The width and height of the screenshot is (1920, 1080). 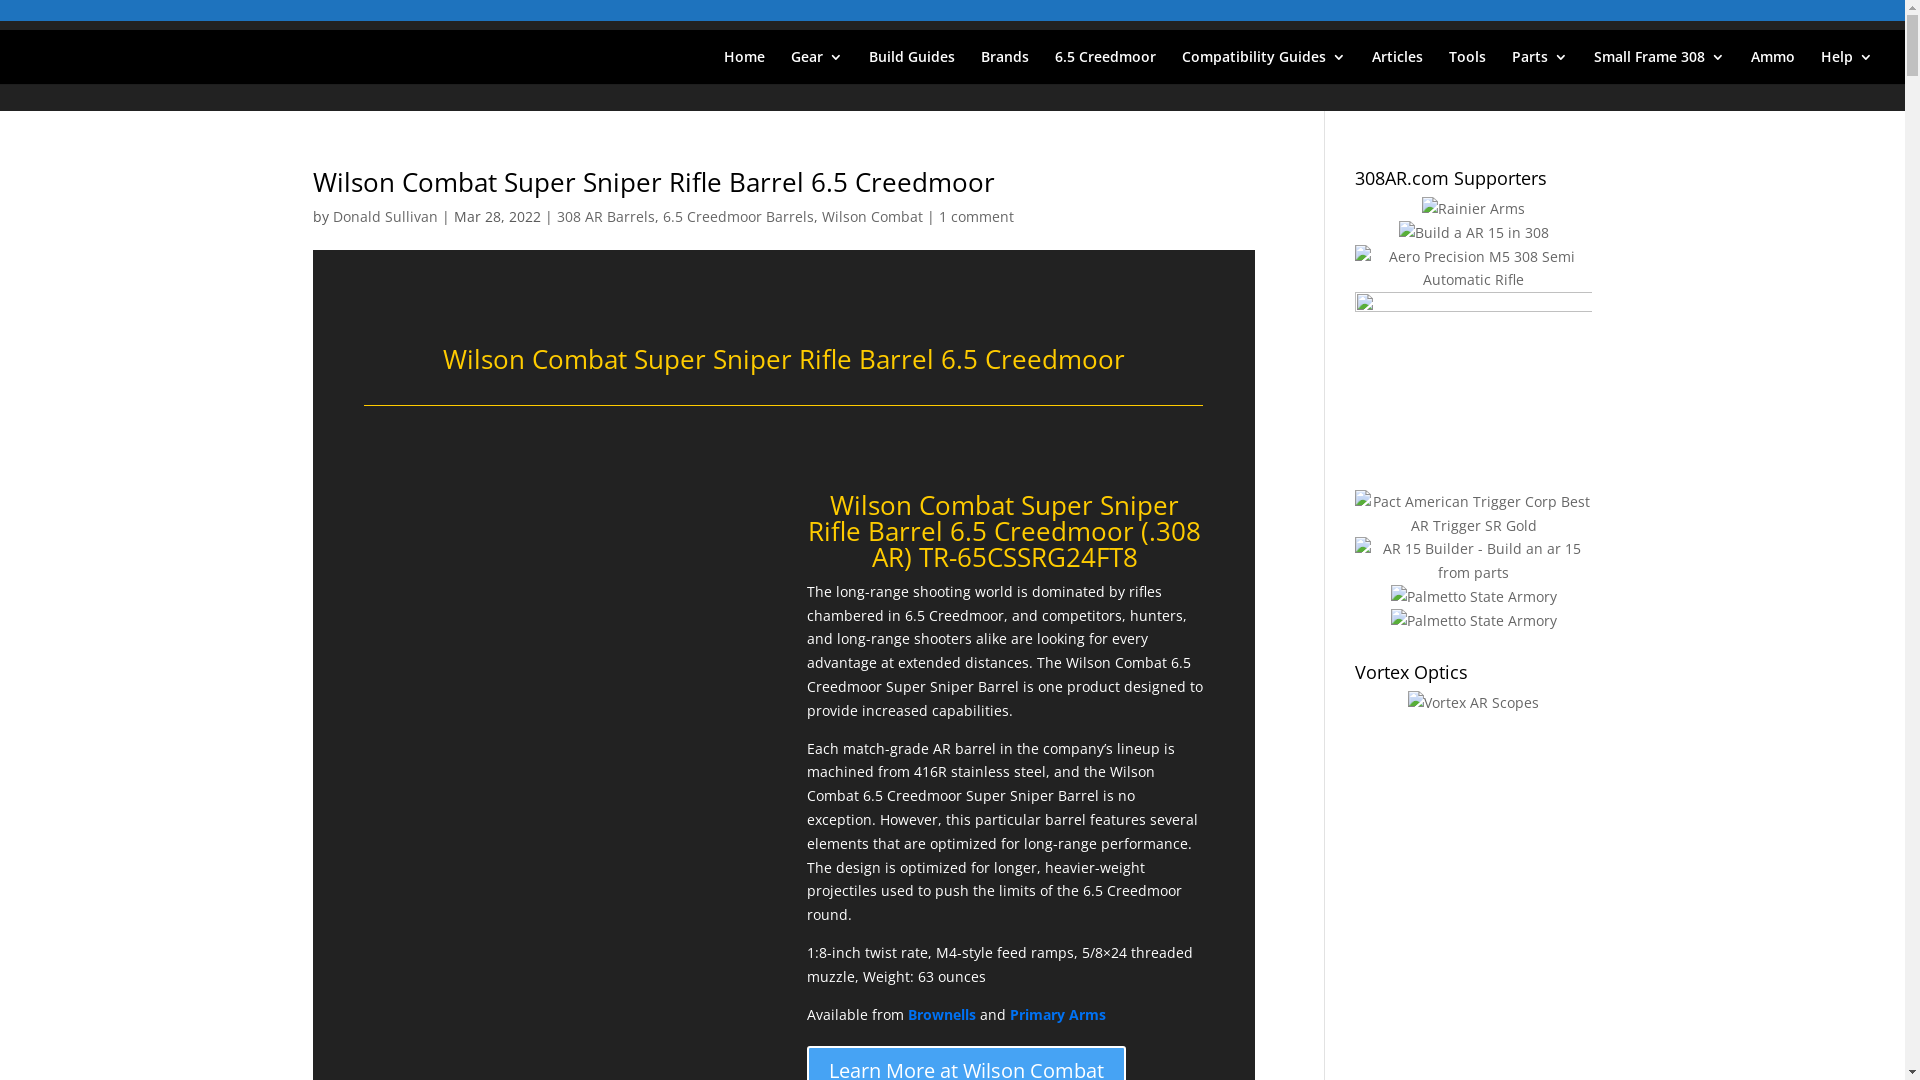 What do you see at coordinates (1406, 701) in the screenshot?
I see `'Vortex AR Scopes'` at bounding box center [1406, 701].